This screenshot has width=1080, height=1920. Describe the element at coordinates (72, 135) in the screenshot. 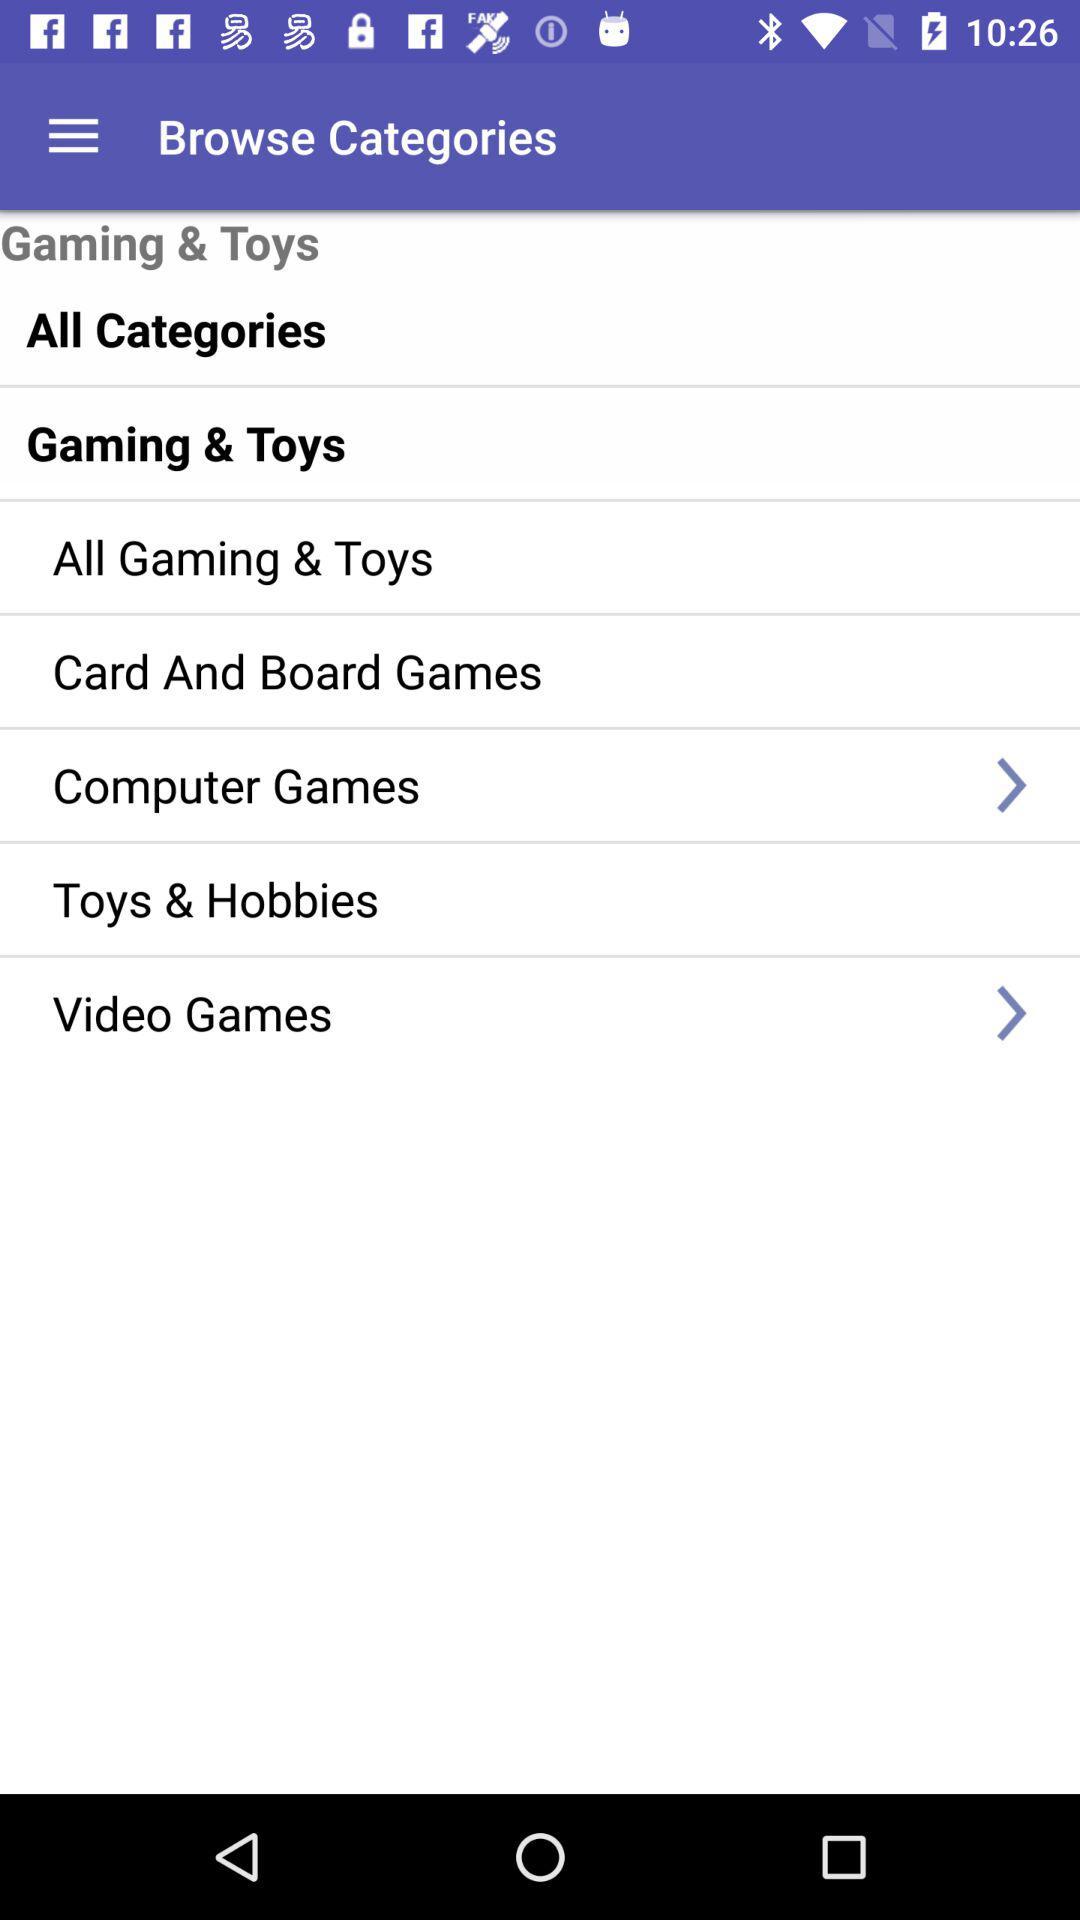

I see `settings` at that location.